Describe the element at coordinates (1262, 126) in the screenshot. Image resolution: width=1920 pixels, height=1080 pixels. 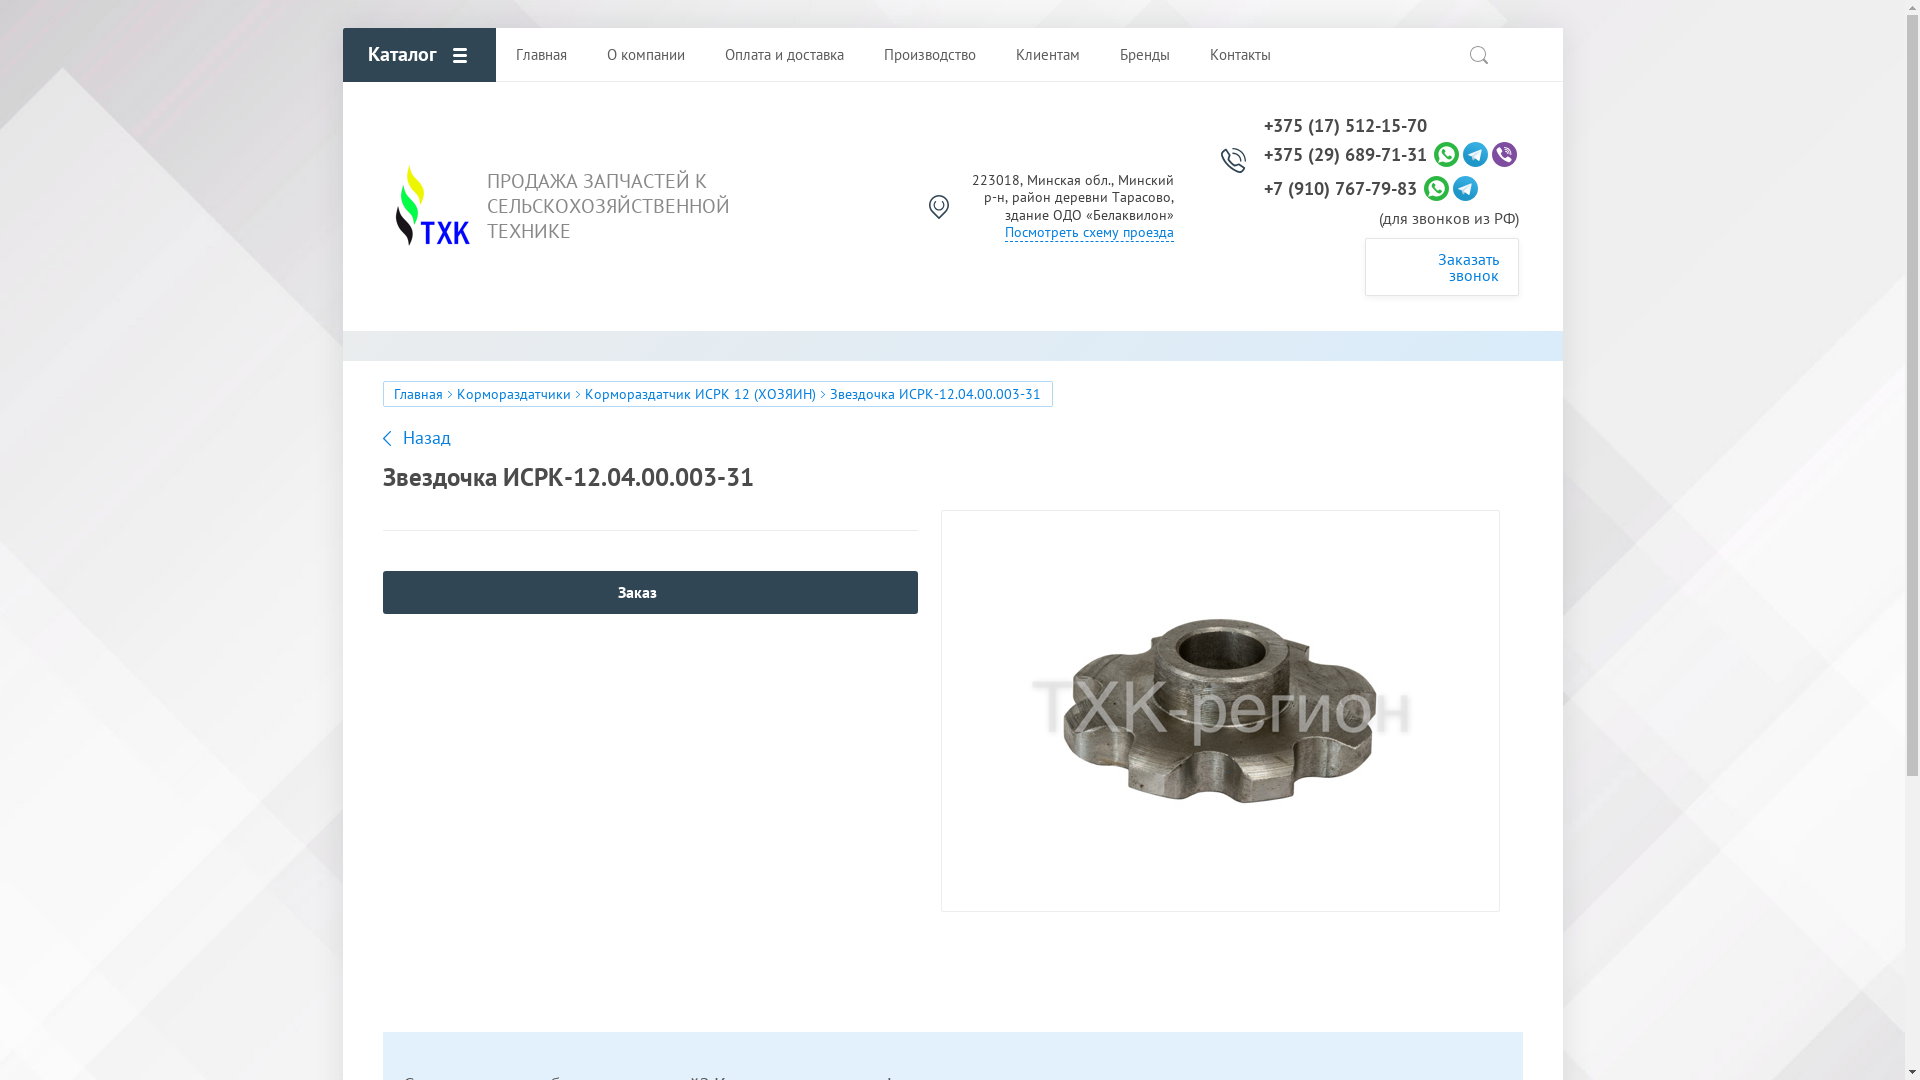
I see `'+375 (17) 512-15-70'` at that location.